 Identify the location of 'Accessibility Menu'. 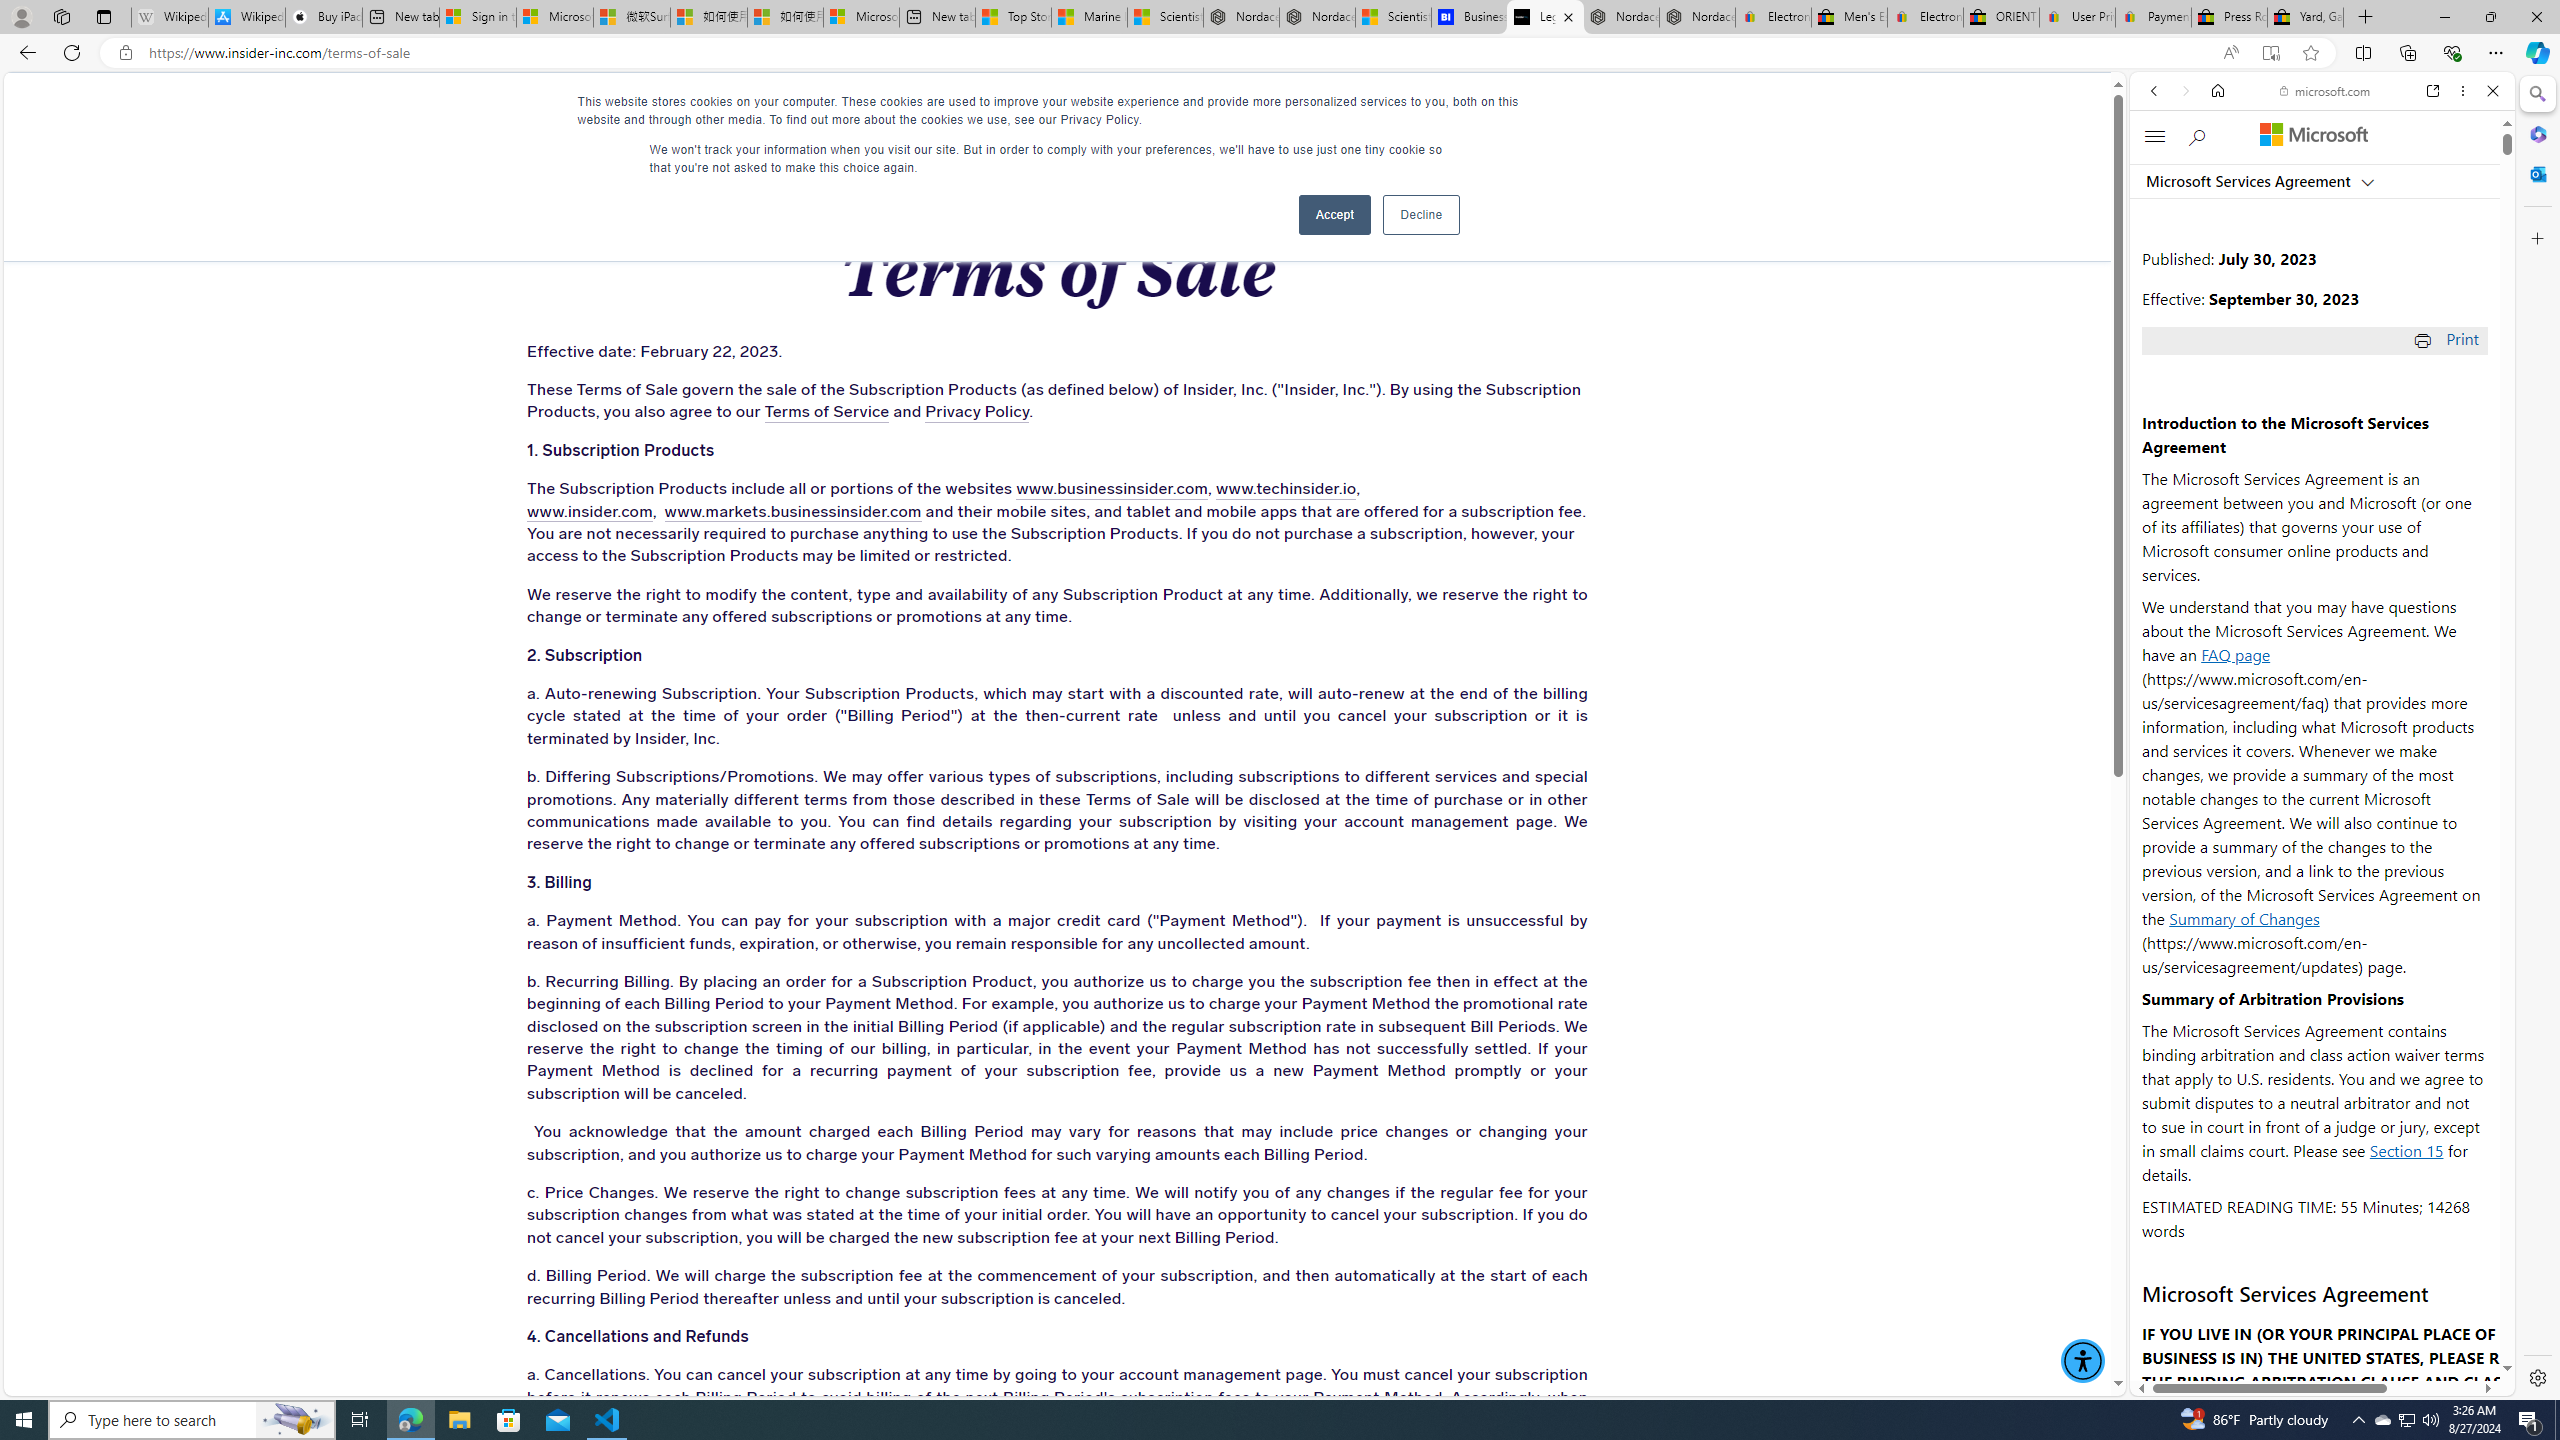
(2082, 1359).